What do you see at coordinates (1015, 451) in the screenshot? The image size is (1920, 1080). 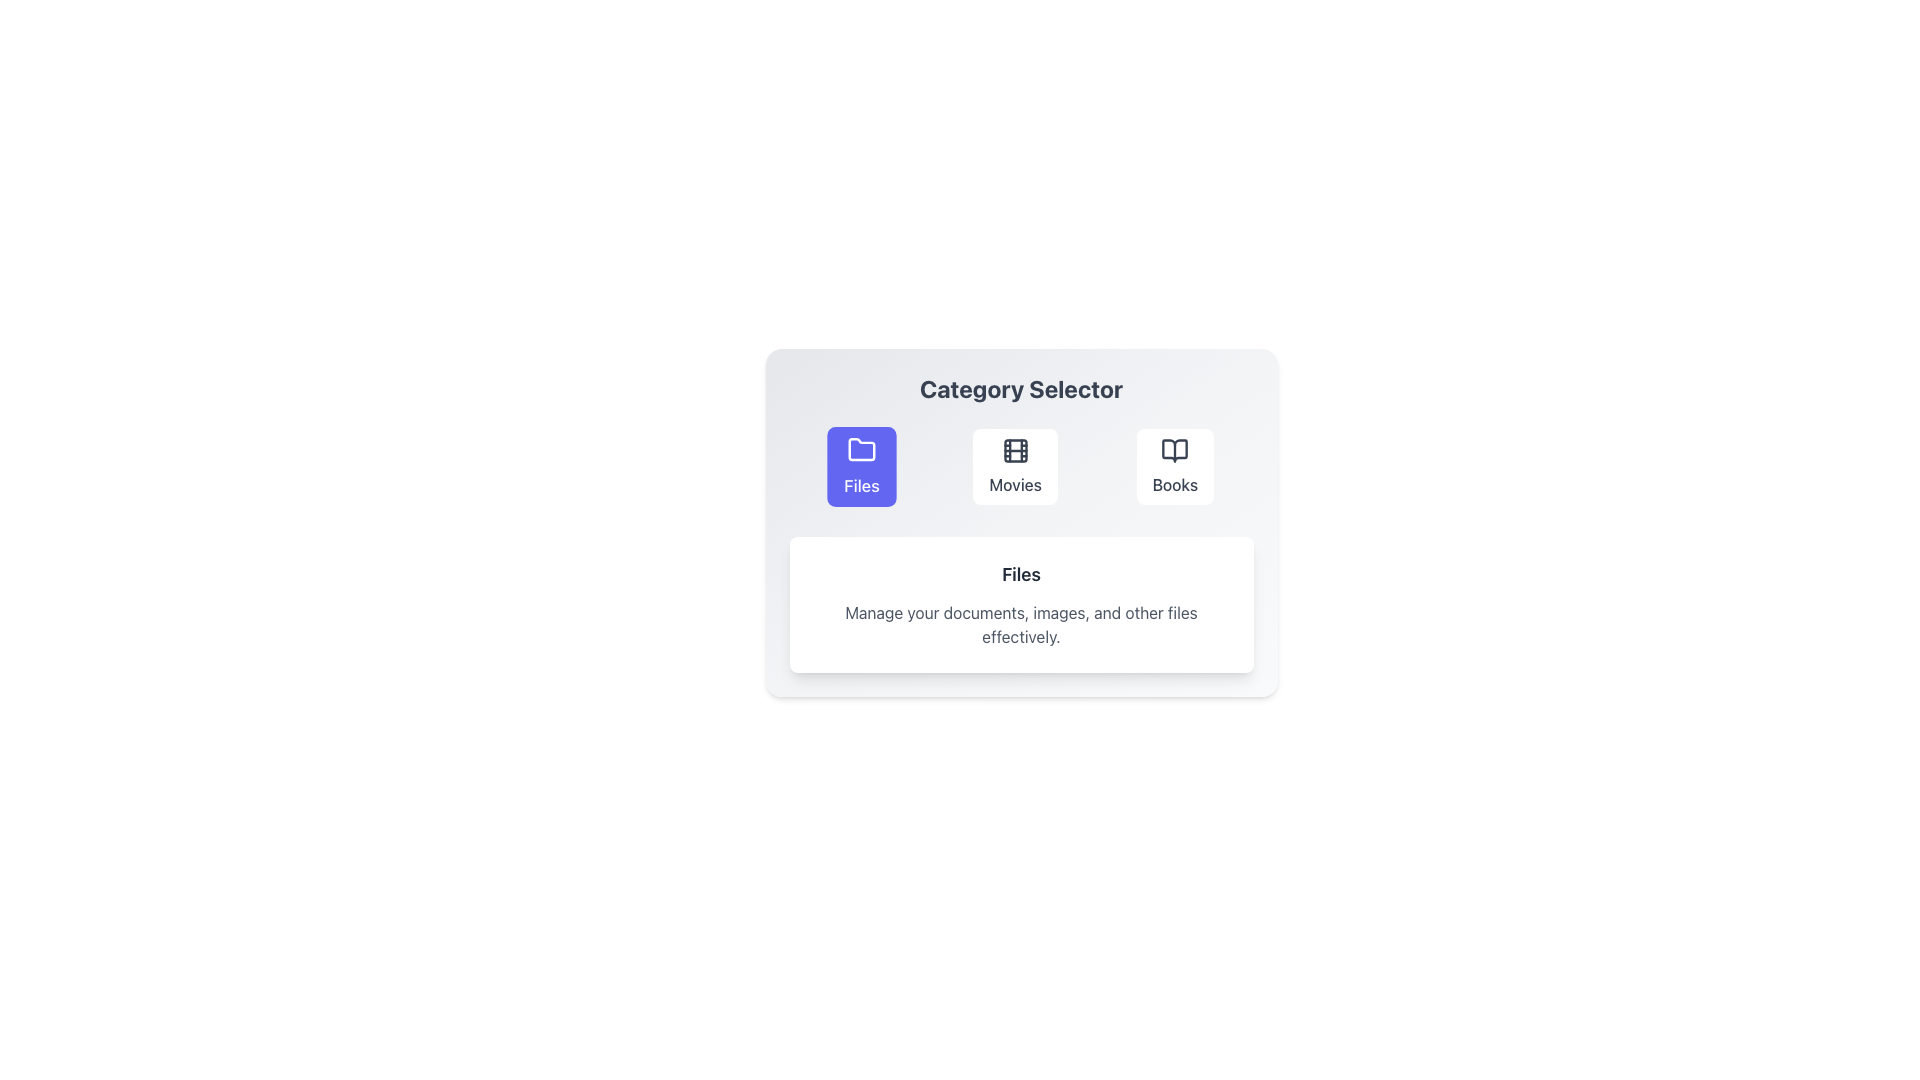 I see `the Decorative UI Element (Rounded Rectangle) located within the film reel icon, which is positioned in the center of the 'Movies' button` at bounding box center [1015, 451].